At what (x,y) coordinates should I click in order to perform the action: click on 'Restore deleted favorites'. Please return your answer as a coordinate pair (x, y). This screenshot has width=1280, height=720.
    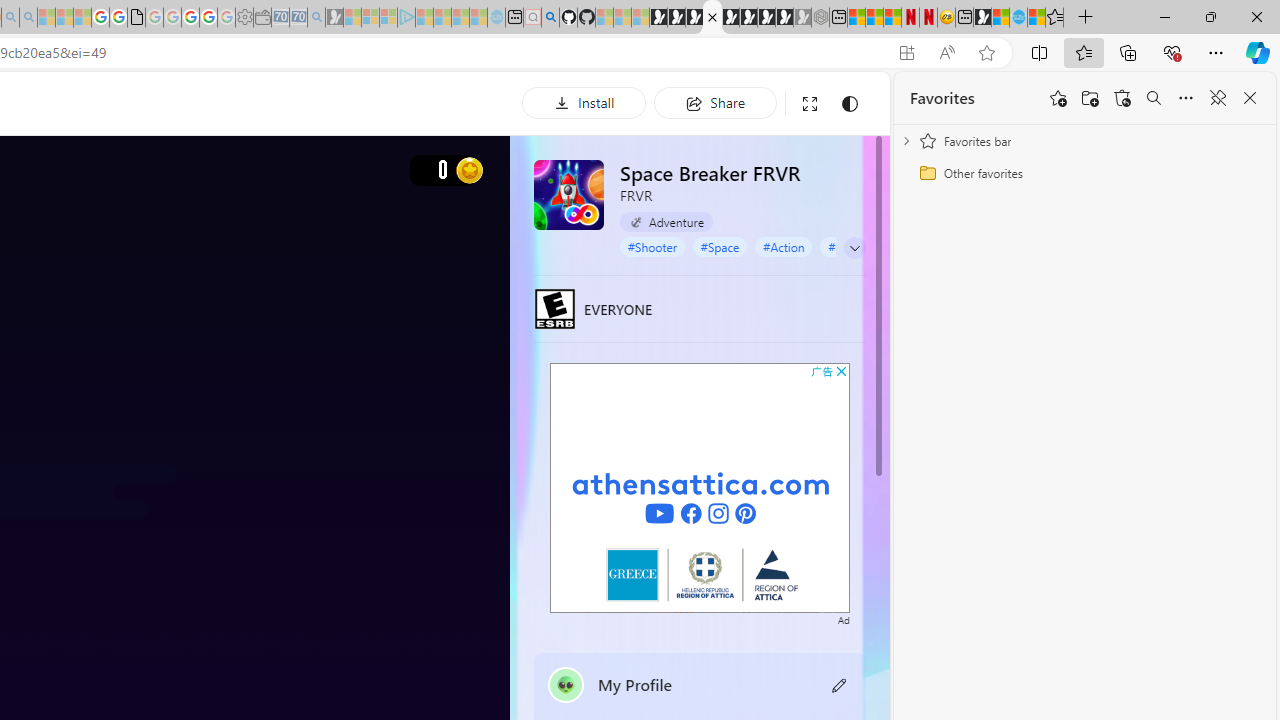
    Looking at the image, I should click on (1122, 98).